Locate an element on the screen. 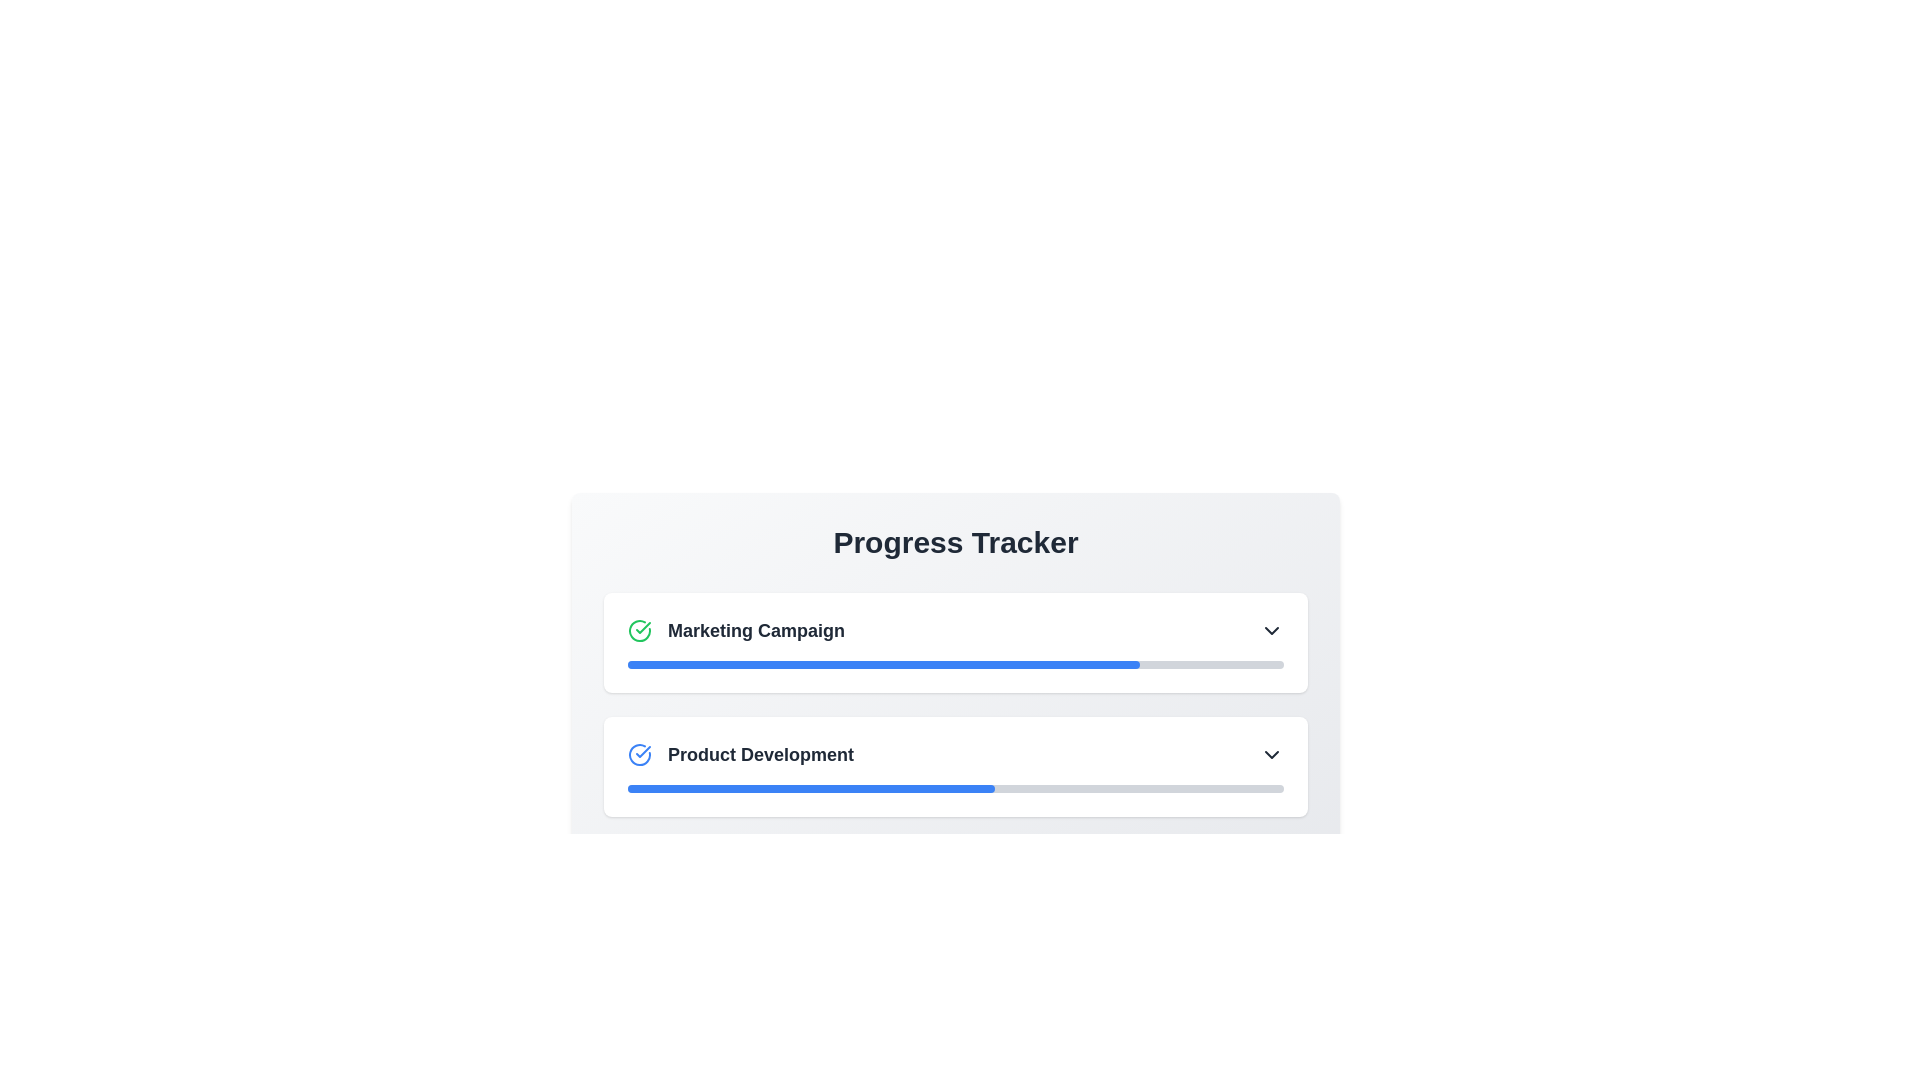 The width and height of the screenshot is (1920, 1080). the progress bar indicating the progress of the 'Marketing Campaign' under the 'Progress Tracker' section is located at coordinates (882, 664).